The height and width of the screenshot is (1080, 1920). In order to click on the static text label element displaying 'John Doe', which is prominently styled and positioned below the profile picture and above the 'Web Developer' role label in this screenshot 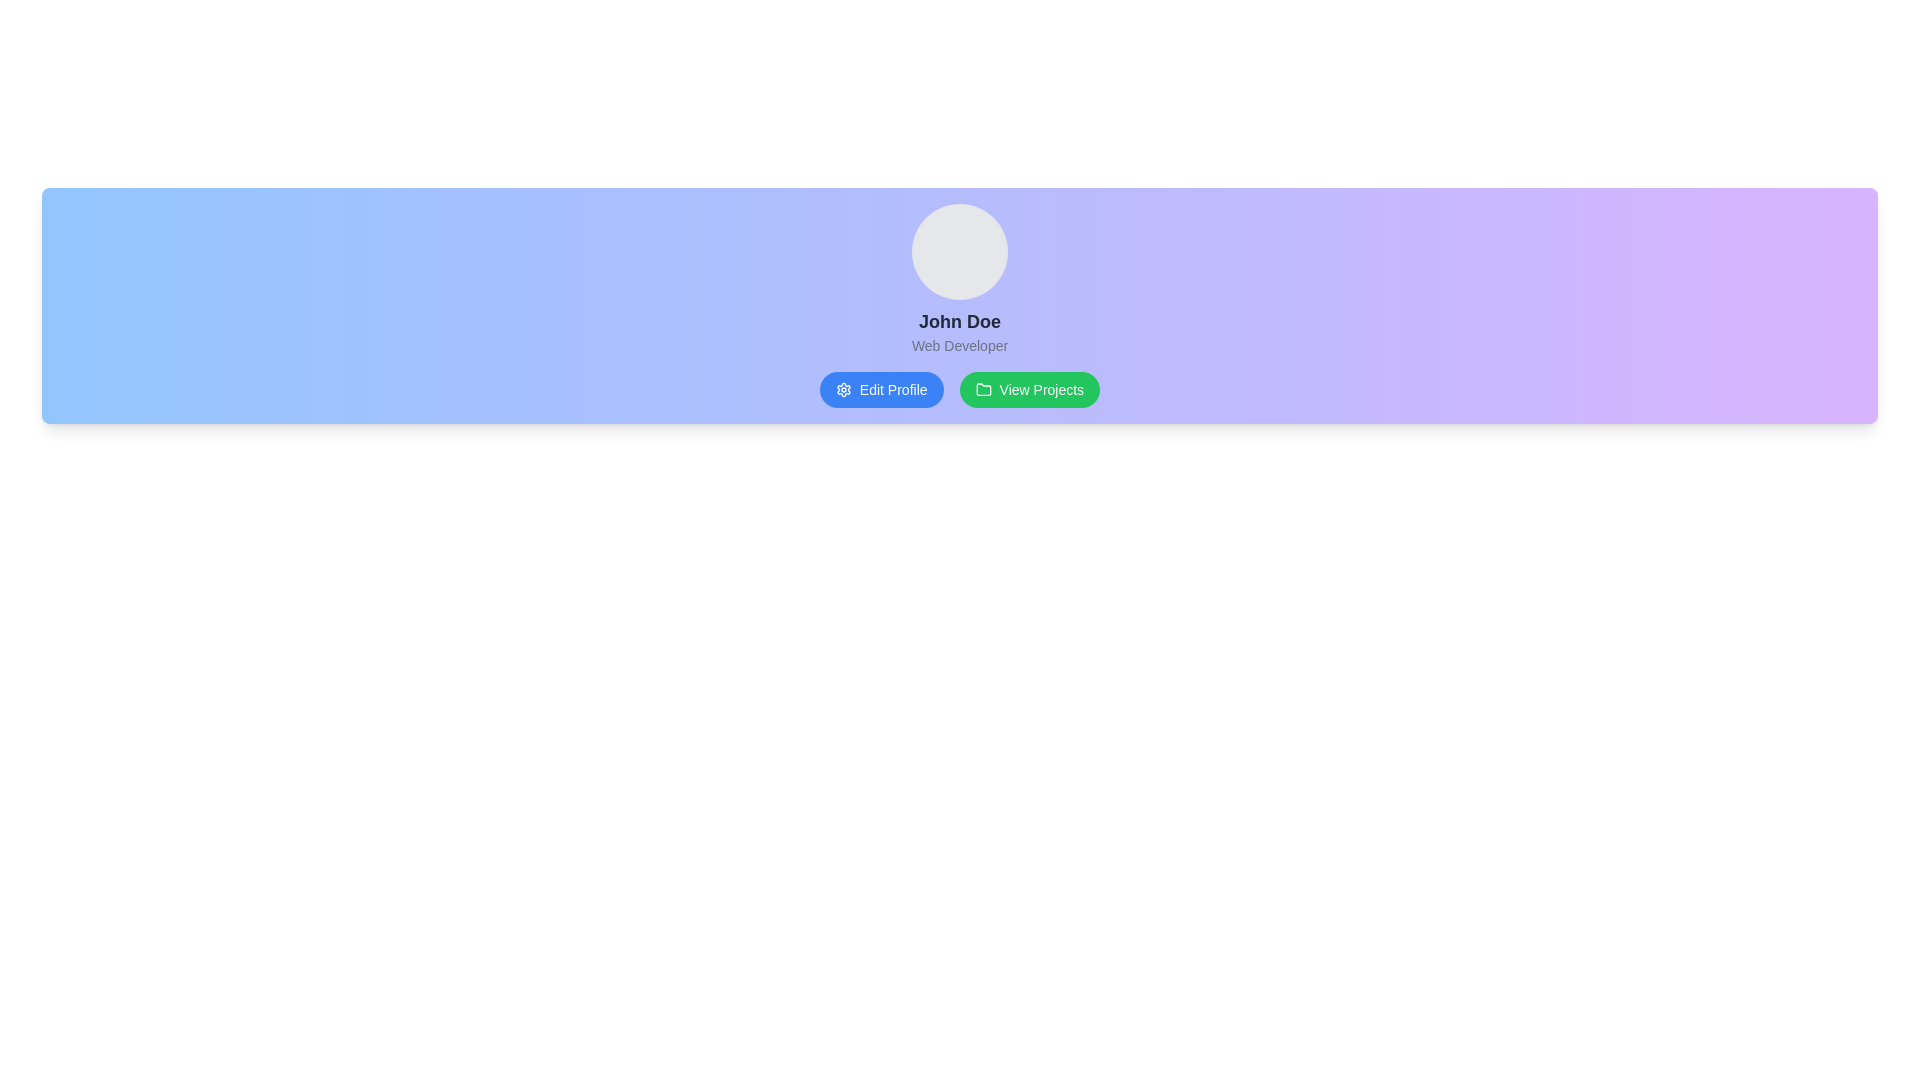, I will do `click(960, 320)`.